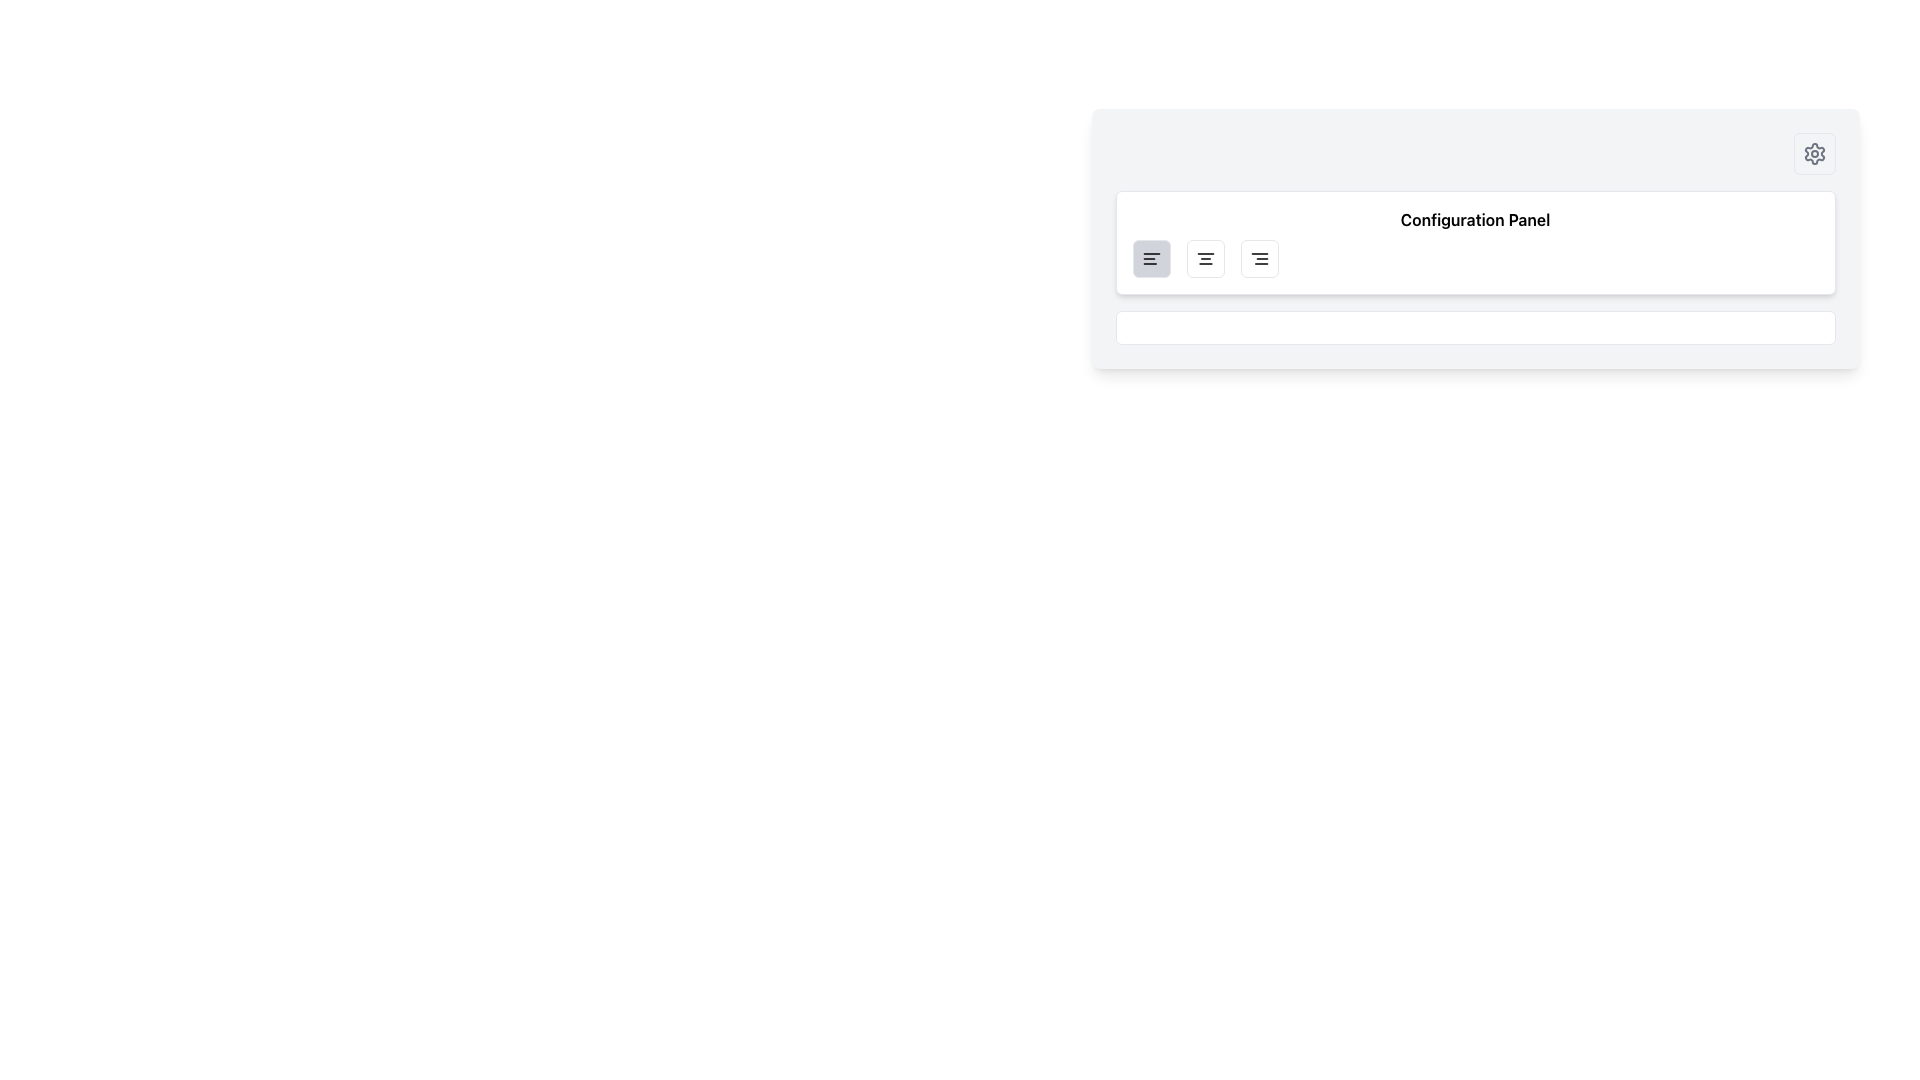 This screenshot has width=1920, height=1080. I want to click on the settings icon button located at the top-right end of the configuration panel, so click(1814, 153).